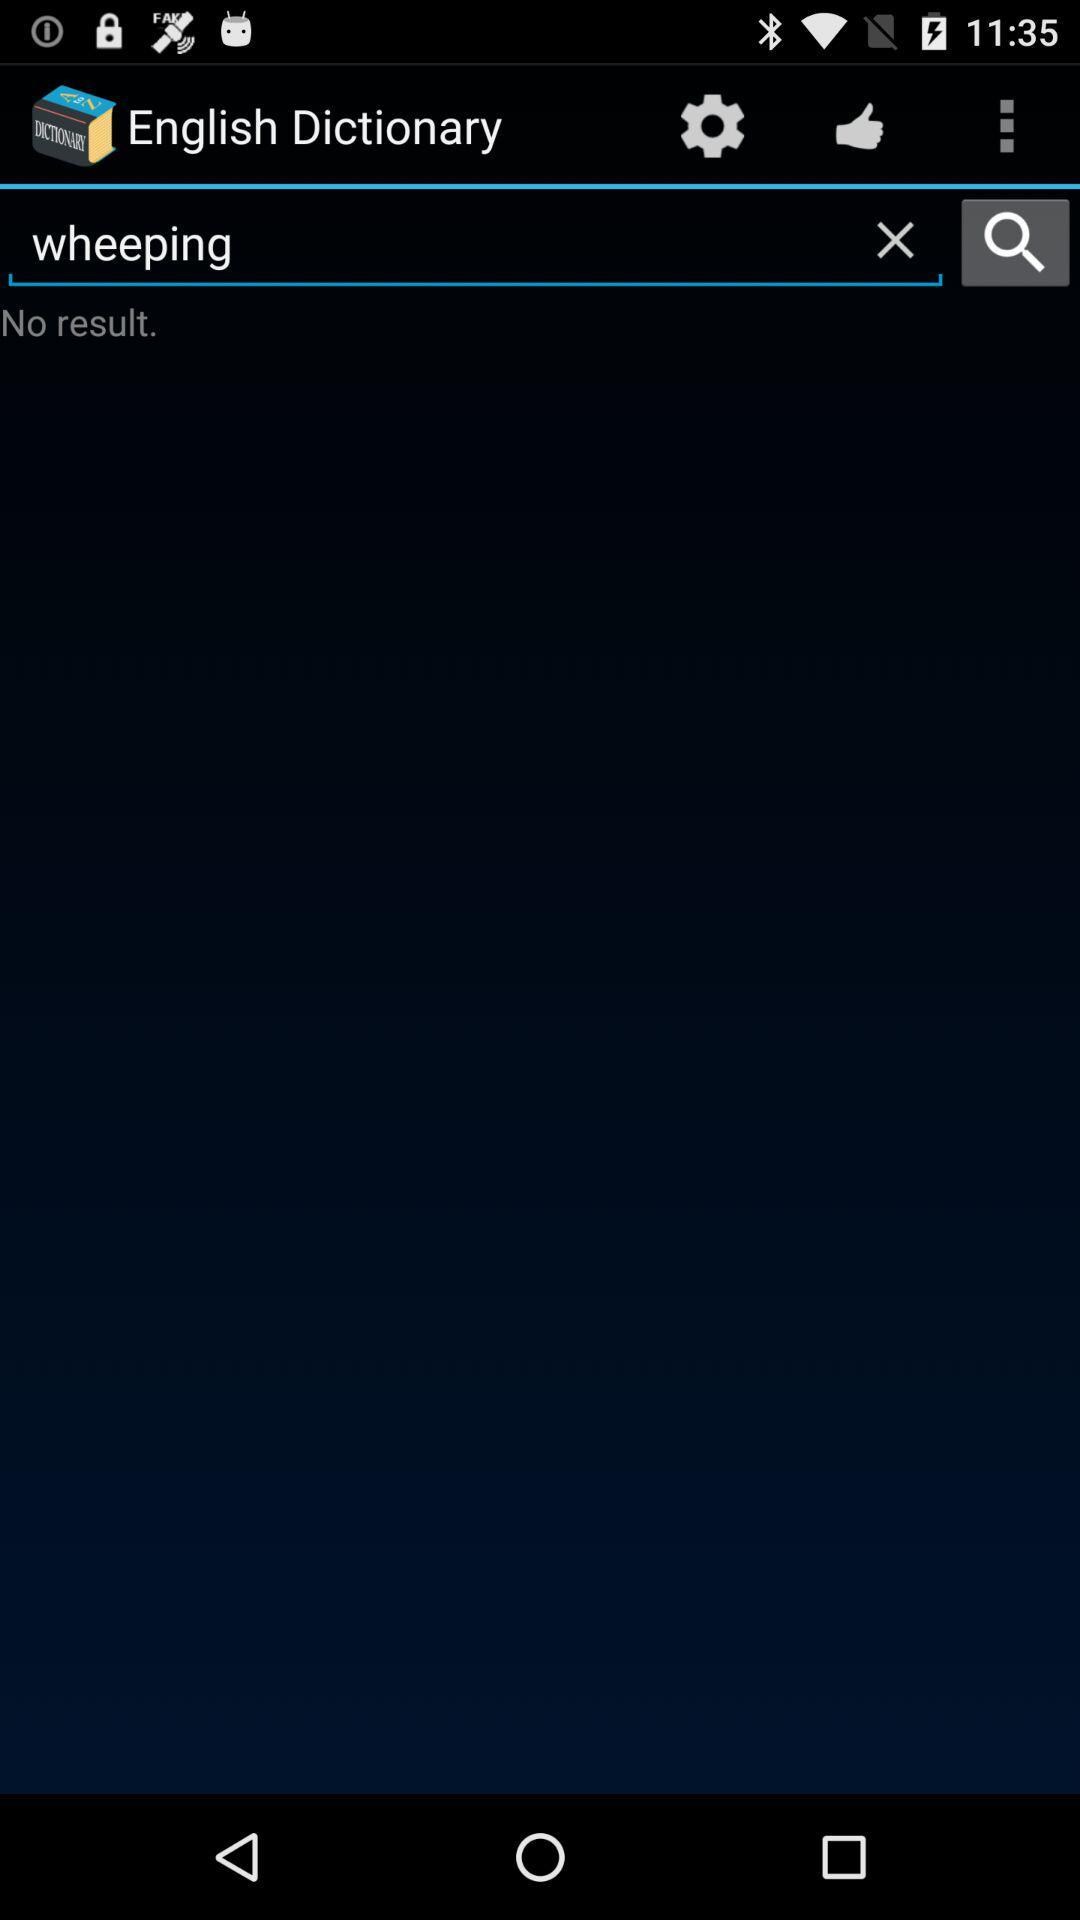 The height and width of the screenshot is (1920, 1080). I want to click on icon to the right of the english dictionary app, so click(711, 124).